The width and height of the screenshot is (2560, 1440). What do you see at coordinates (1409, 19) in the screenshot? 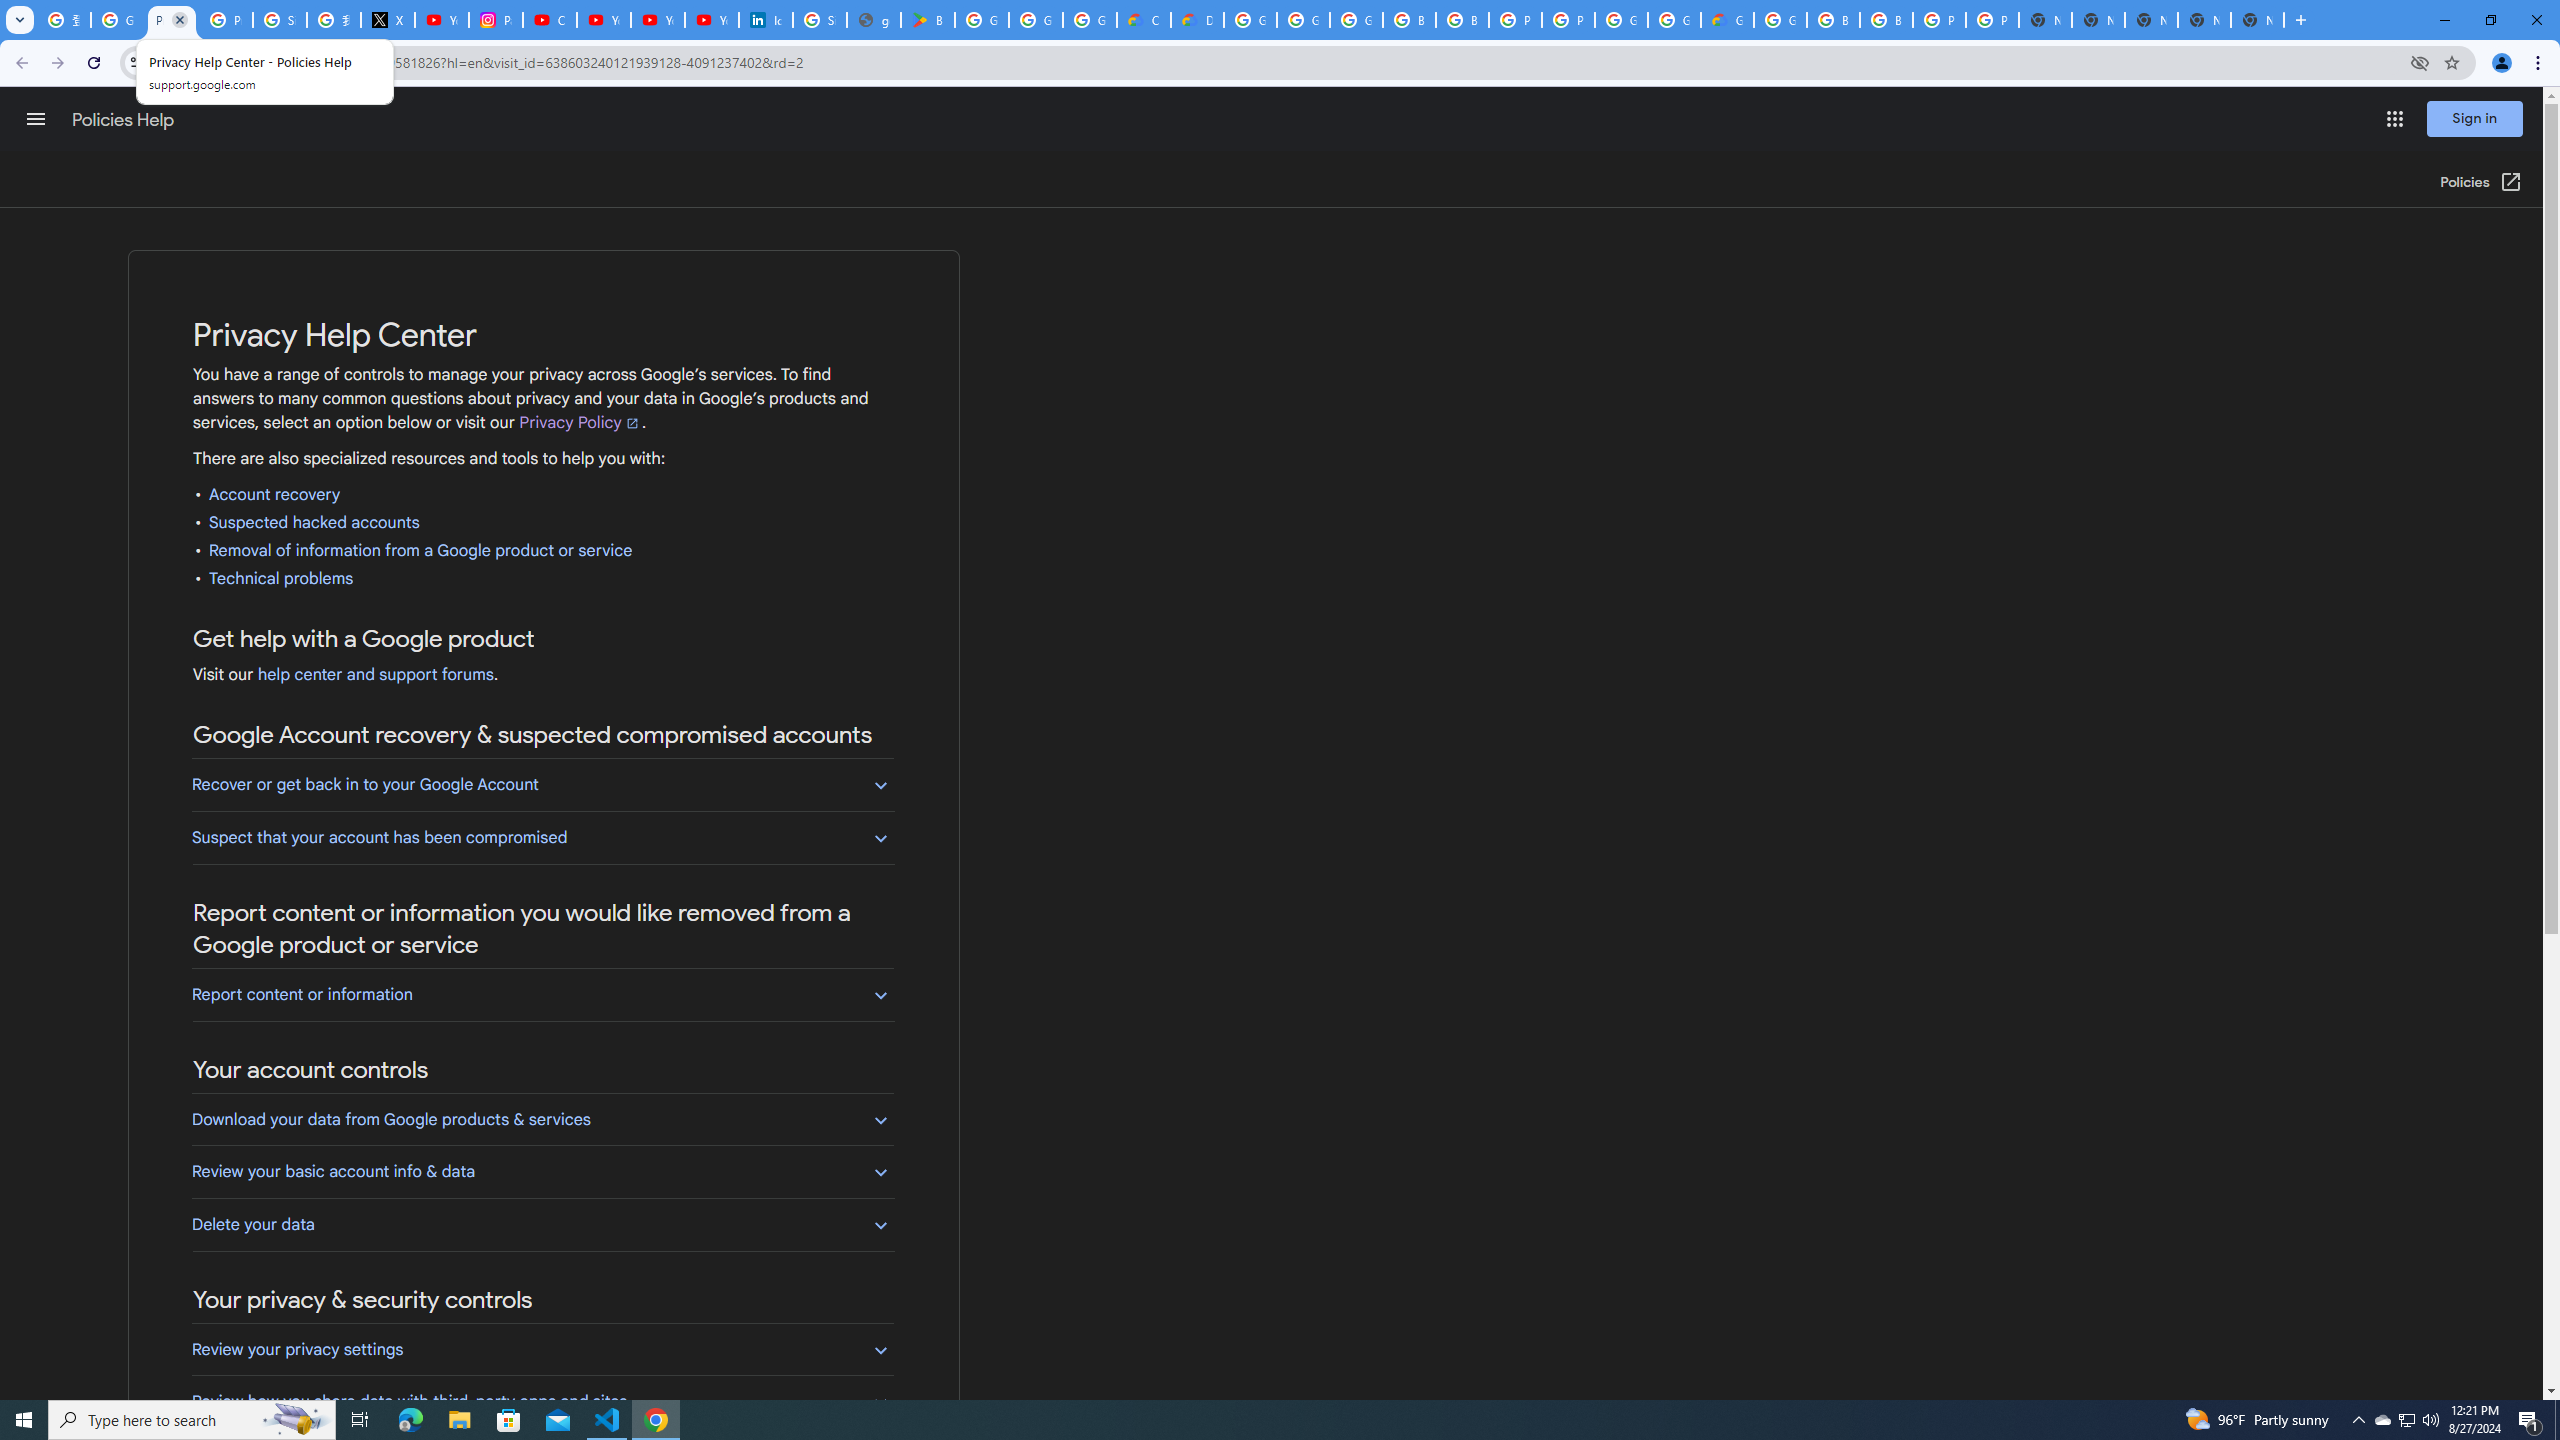
I see `'Browse Chrome as a guest - Computer - Google Chrome Help'` at bounding box center [1409, 19].